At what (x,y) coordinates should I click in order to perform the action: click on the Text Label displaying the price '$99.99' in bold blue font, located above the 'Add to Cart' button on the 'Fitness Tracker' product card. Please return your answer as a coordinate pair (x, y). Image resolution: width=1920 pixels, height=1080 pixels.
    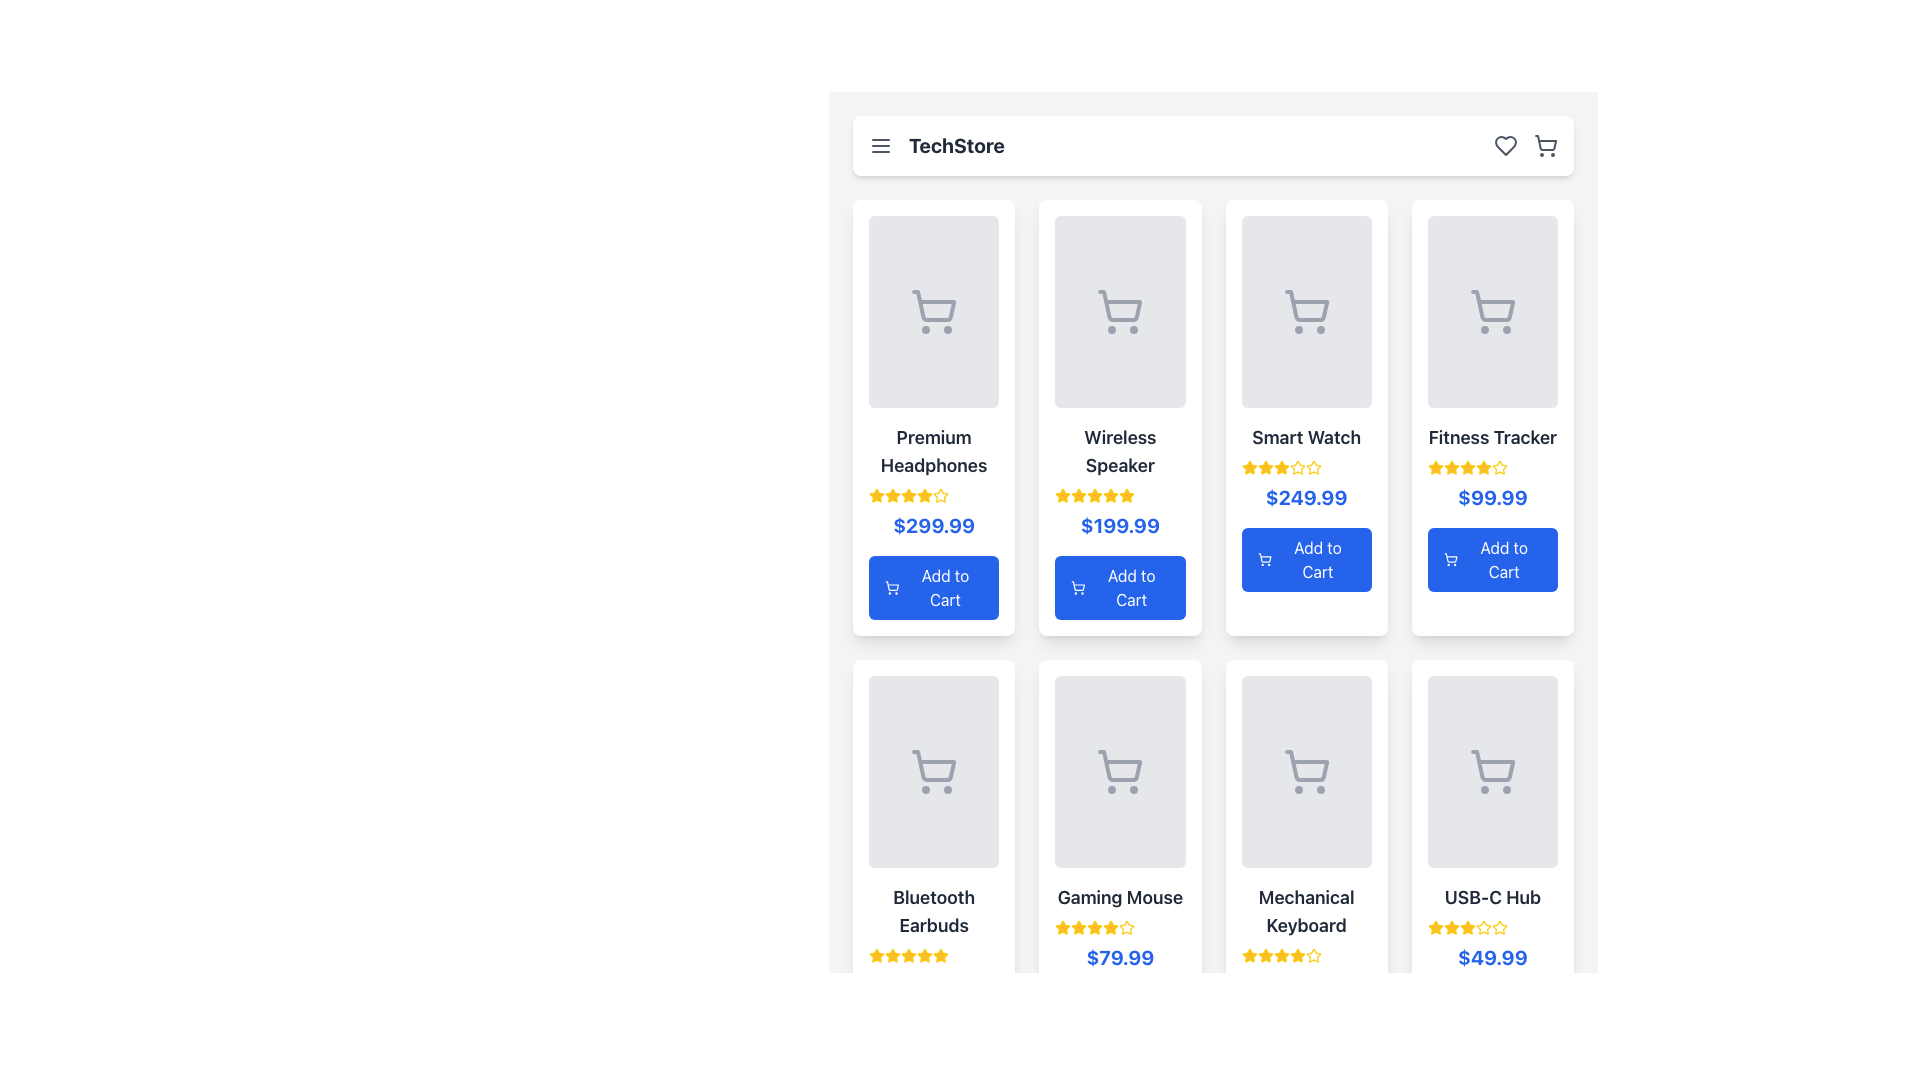
    Looking at the image, I should click on (1492, 496).